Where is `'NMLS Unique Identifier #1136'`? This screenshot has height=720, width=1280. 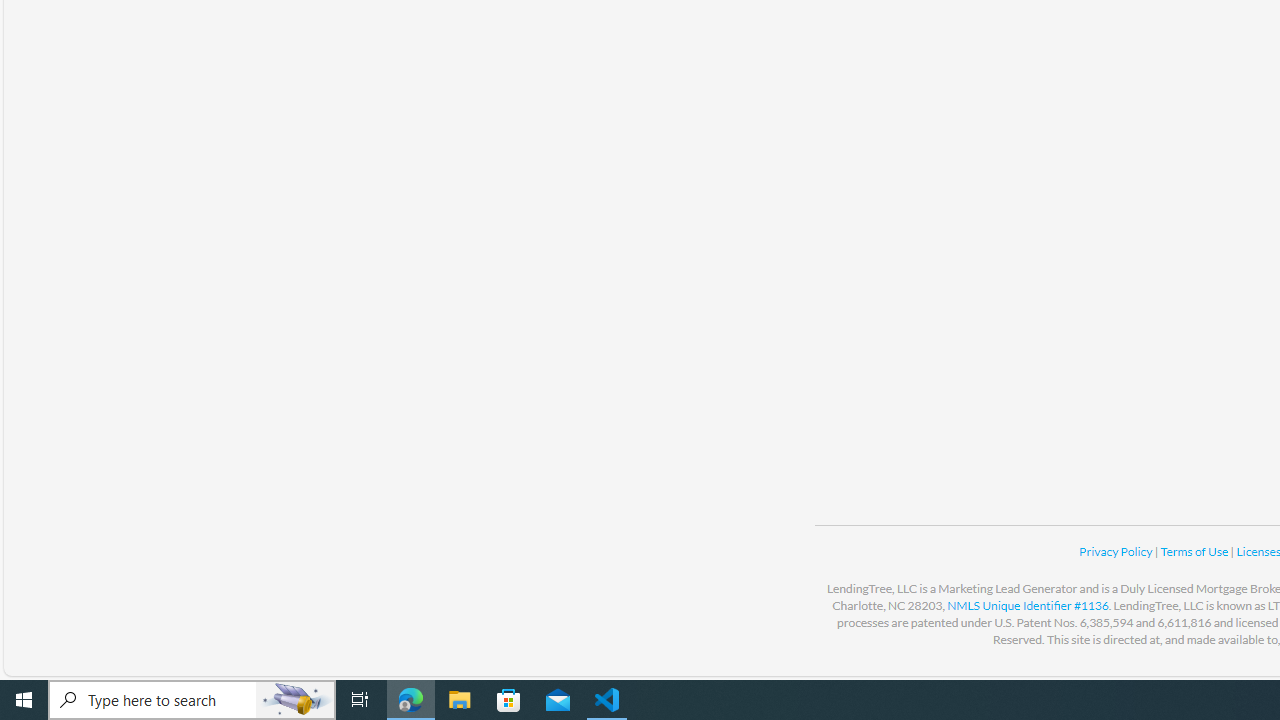
'NMLS Unique Identifier #1136' is located at coordinates (1027, 604).